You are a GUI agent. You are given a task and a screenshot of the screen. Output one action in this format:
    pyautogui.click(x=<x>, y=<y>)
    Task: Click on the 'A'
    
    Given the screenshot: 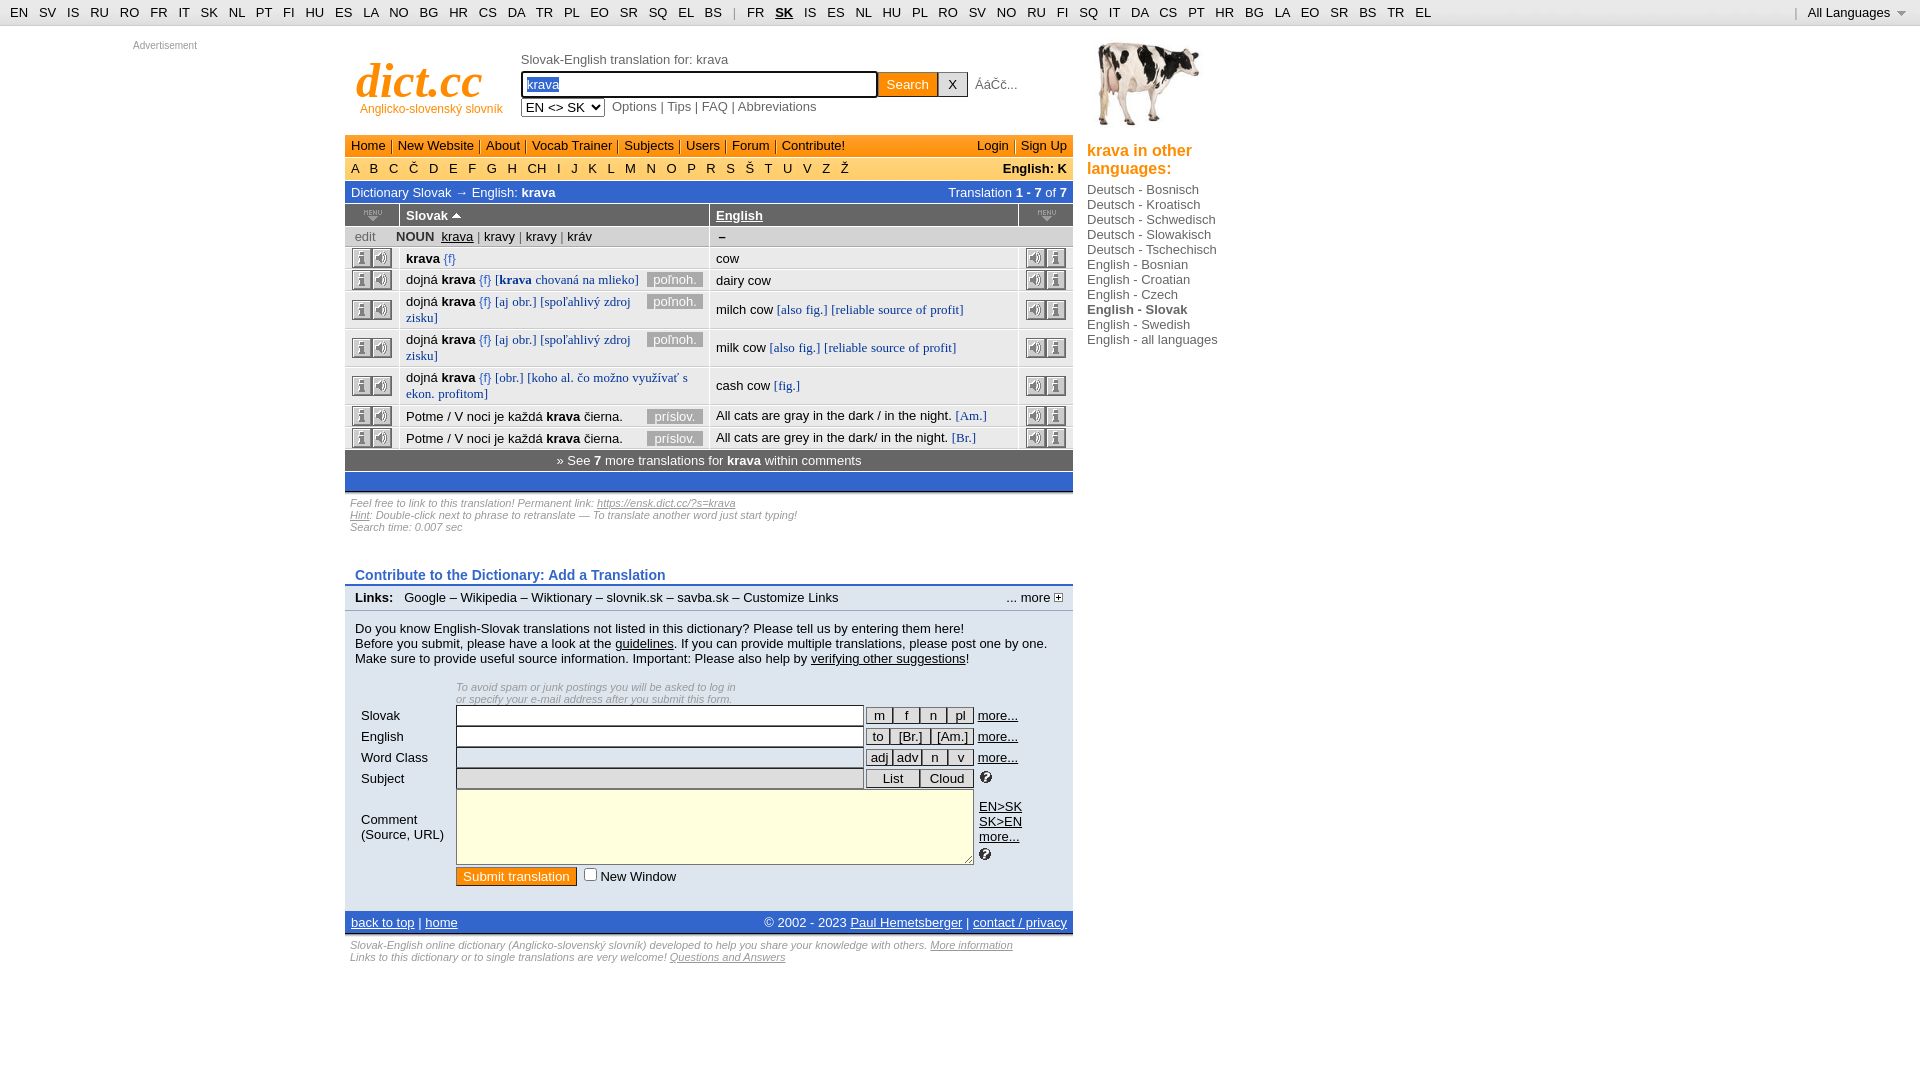 What is the action you would take?
    pyautogui.click(x=356, y=167)
    